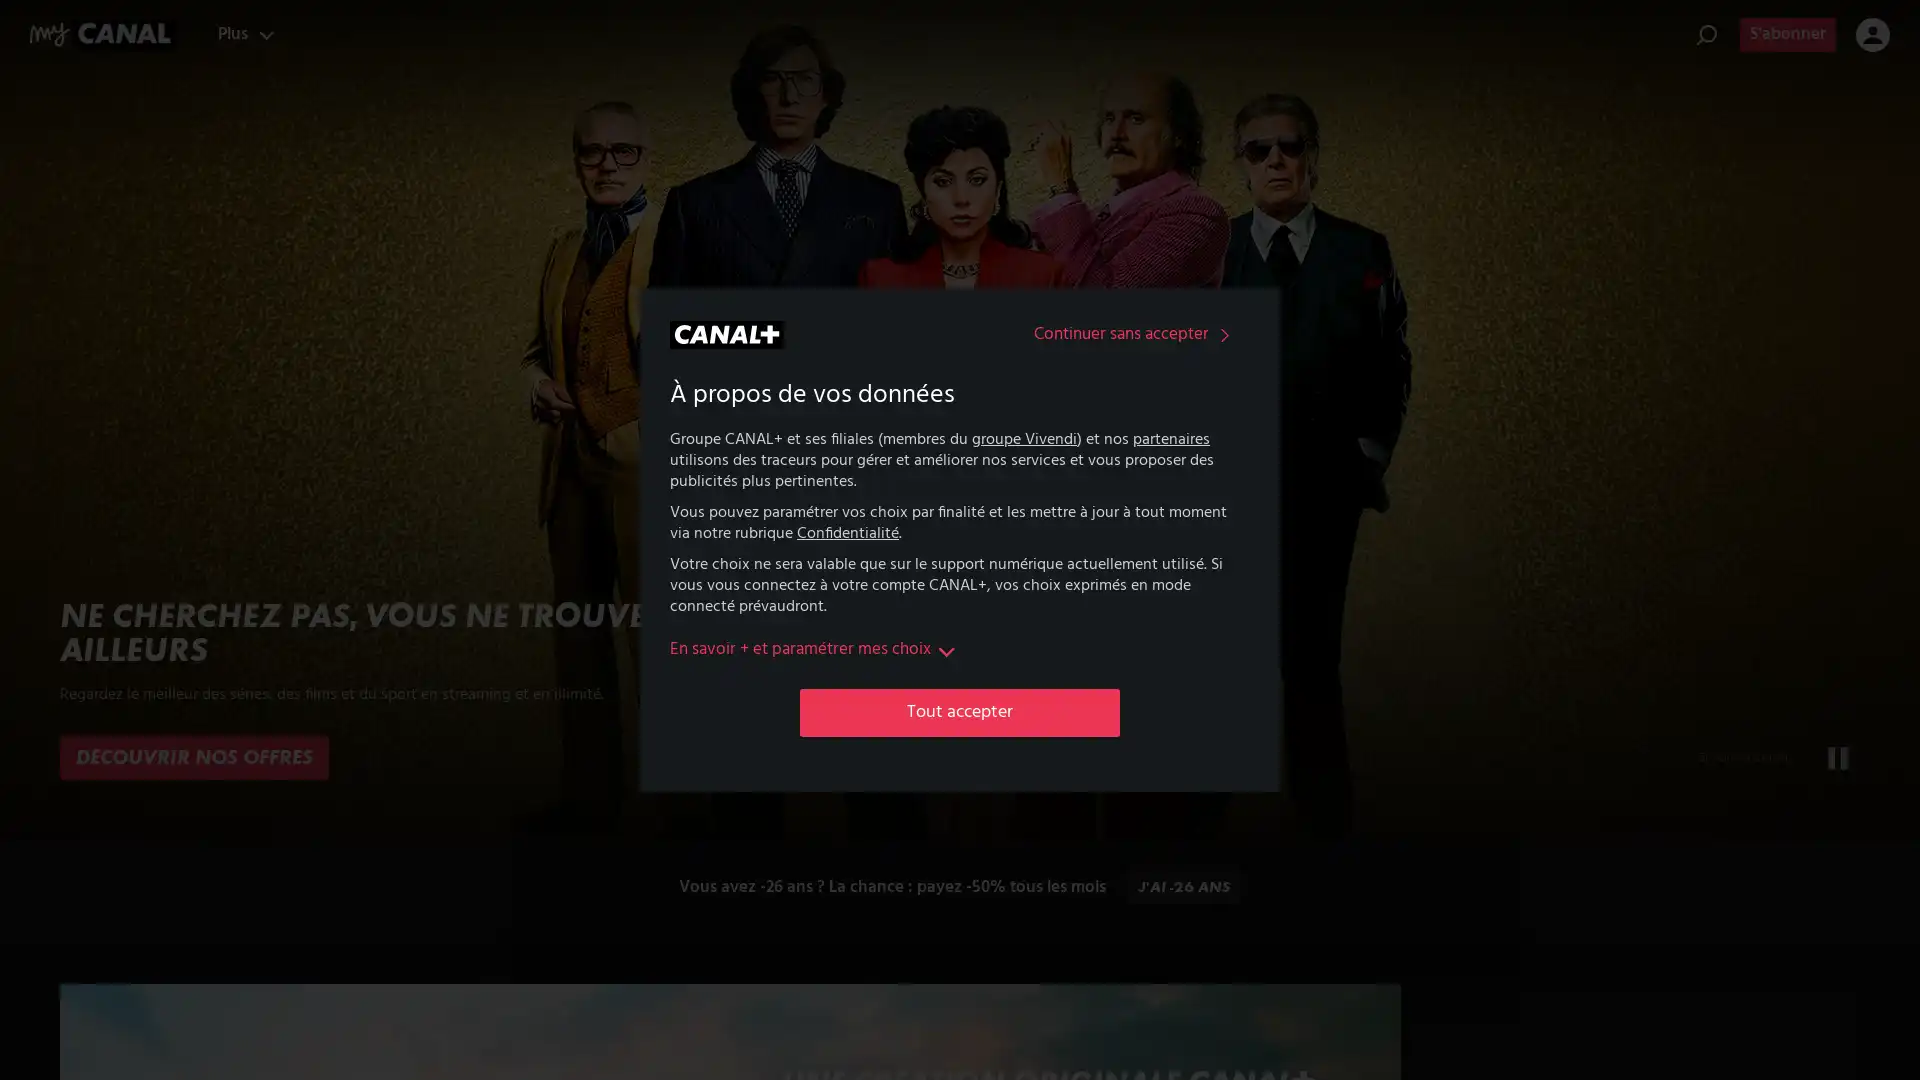  What do you see at coordinates (960, 711) in the screenshot?
I see `Accepter notre traitement des donnees` at bounding box center [960, 711].